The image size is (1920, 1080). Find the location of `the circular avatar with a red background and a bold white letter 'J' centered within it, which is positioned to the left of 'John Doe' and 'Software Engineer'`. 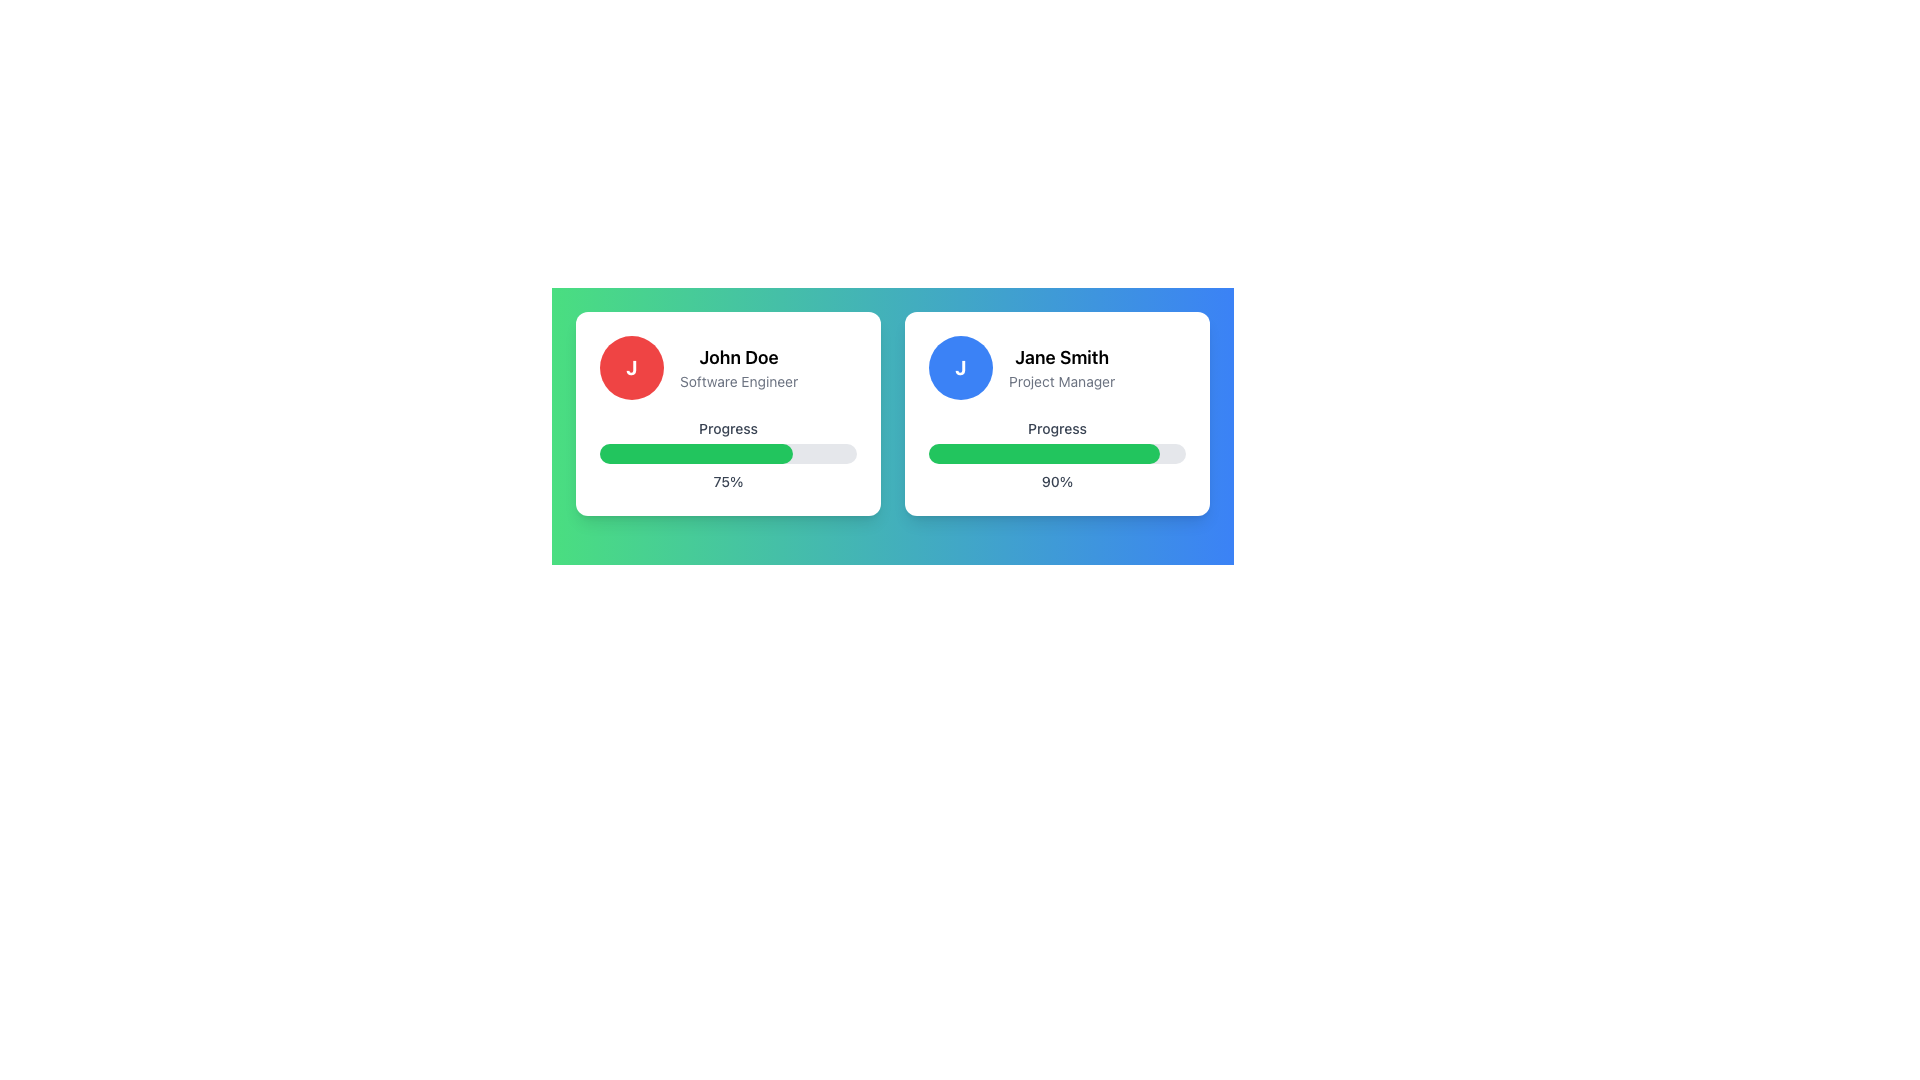

the circular avatar with a red background and a bold white letter 'J' centered within it, which is positioned to the left of 'John Doe' and 'Software Engineer' is located at coordinates (631, 367).